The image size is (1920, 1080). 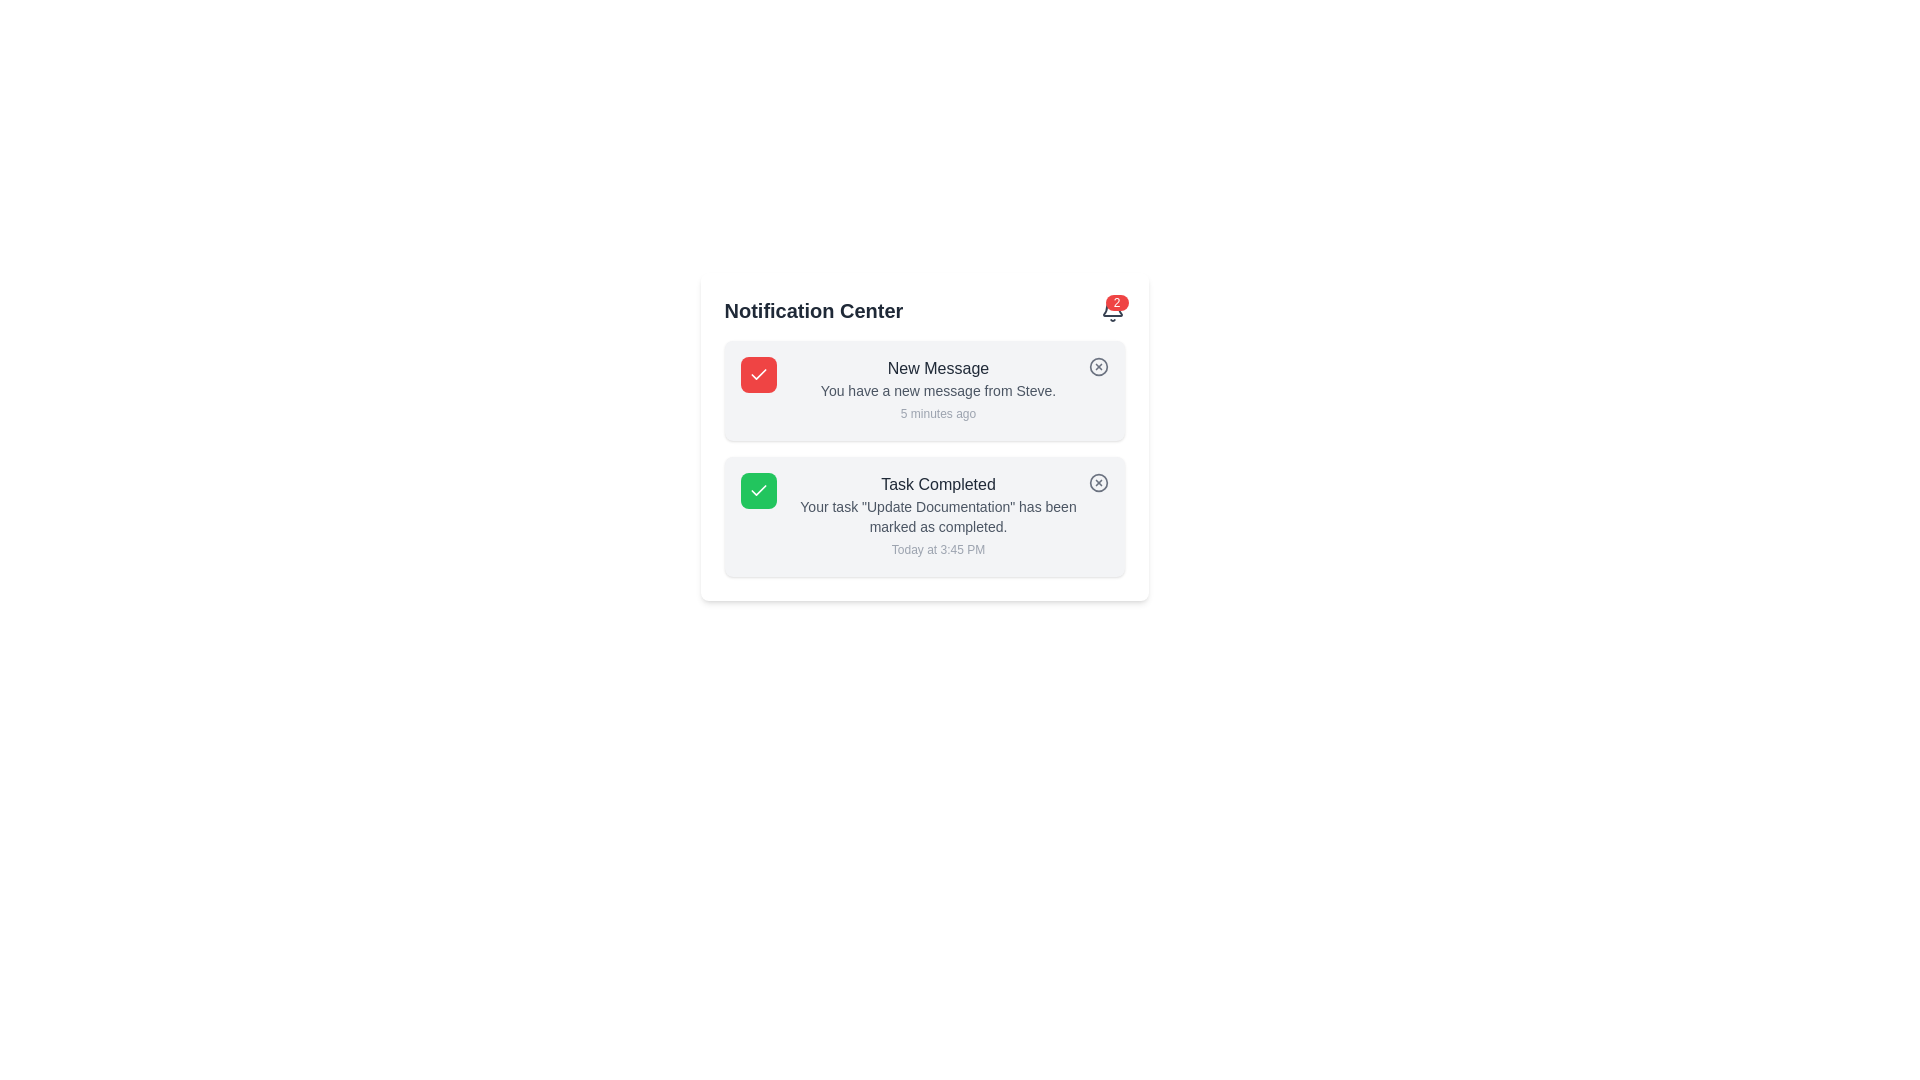 I want to click on the 'New Message' text label, which is styled in medium-weight font and dark gray color, located at the top of the notification card, so click(x=937, y=369).